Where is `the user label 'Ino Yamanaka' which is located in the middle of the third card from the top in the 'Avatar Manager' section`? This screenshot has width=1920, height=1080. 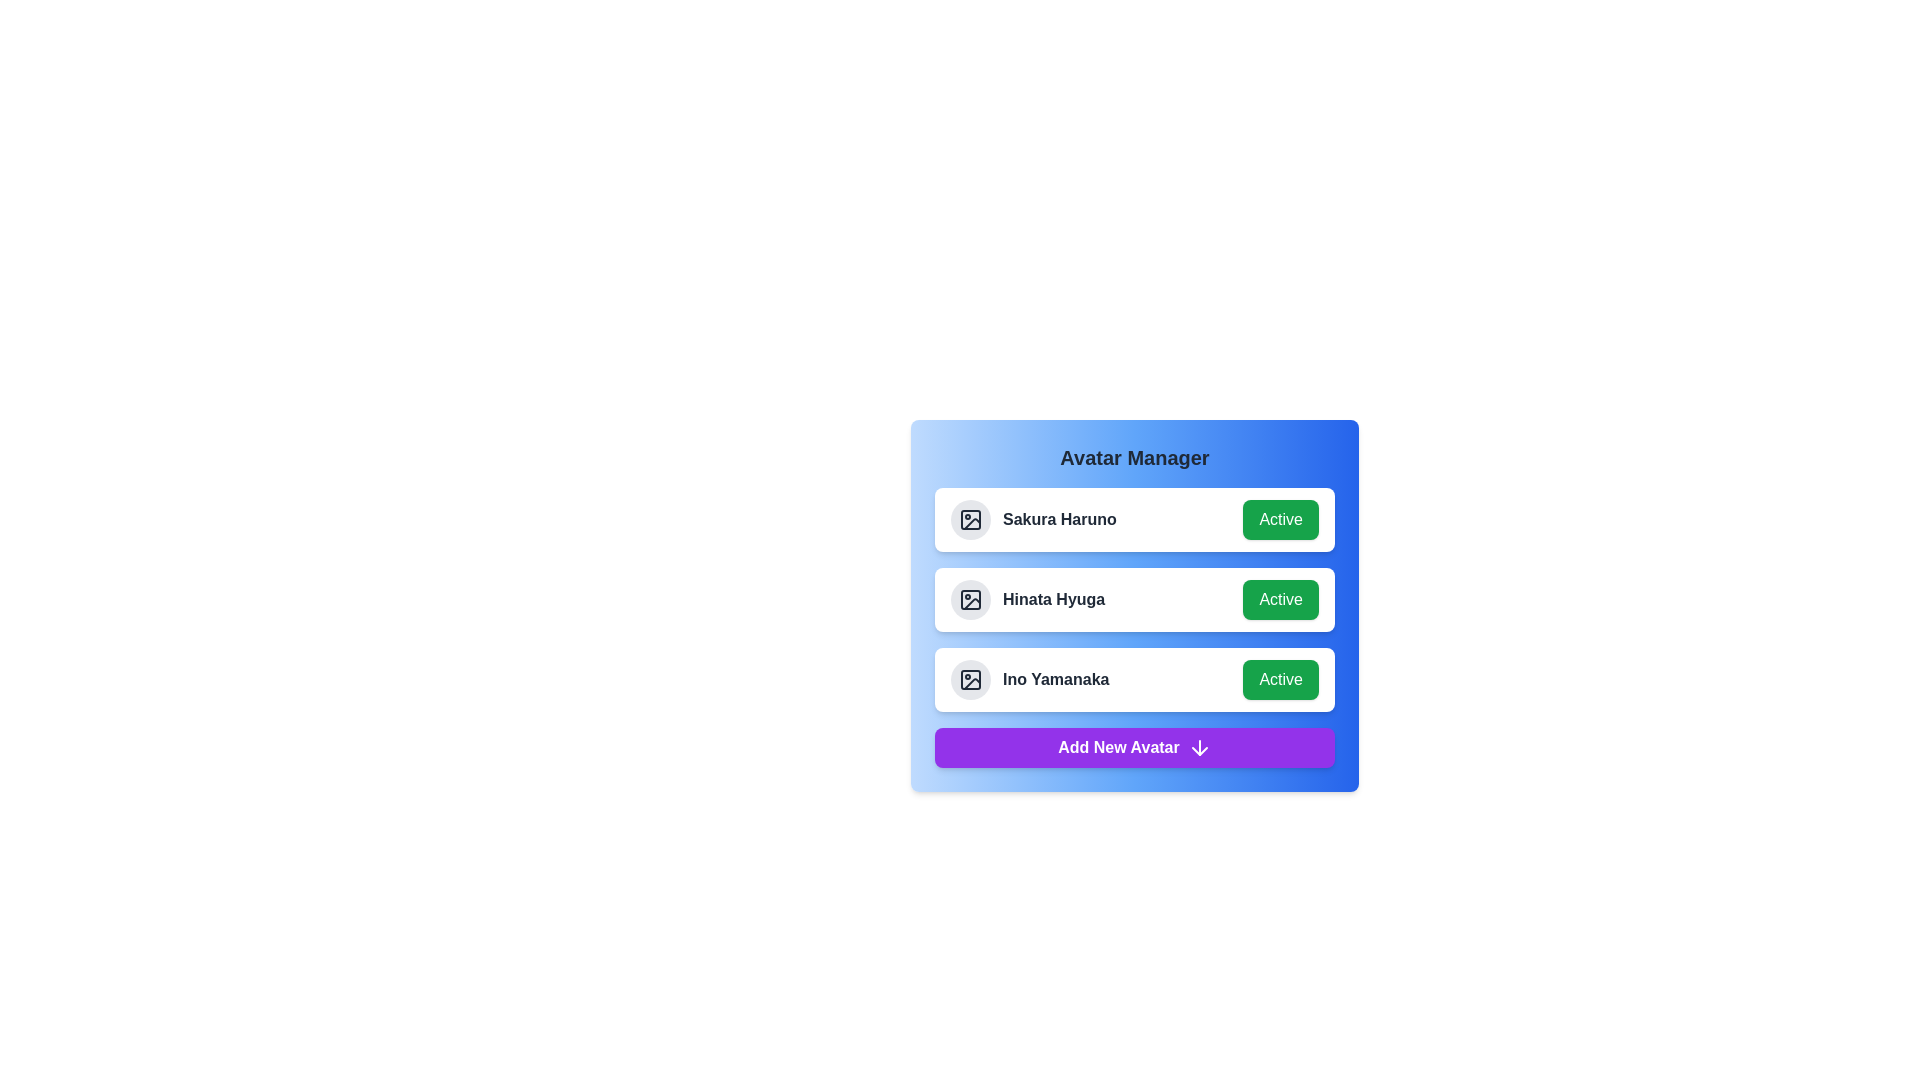
the user label 'Ino Yamanaka' which is located in the middle of the third card from the top in the 'Avatar Manager' section is located at coordinates (1030, 678).